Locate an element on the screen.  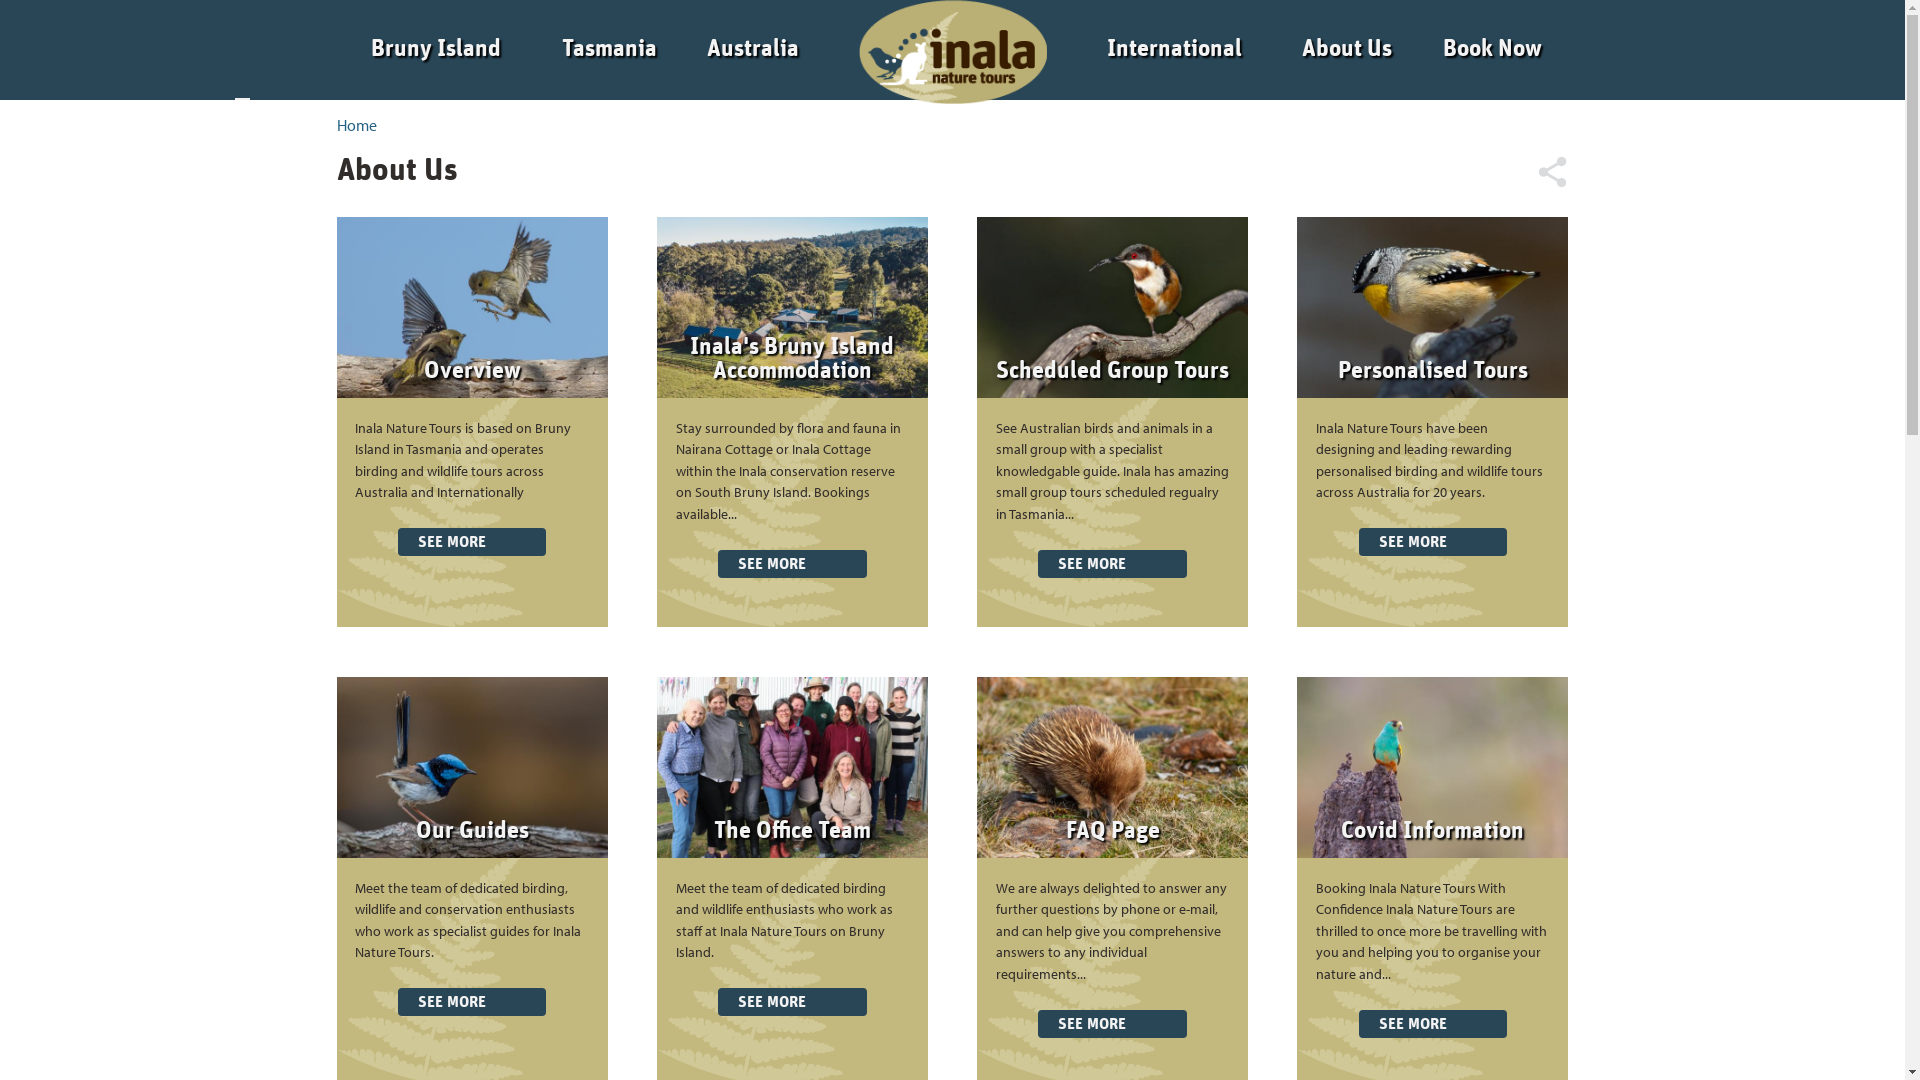
'Tasmania' is located at coordinates (608, 48).